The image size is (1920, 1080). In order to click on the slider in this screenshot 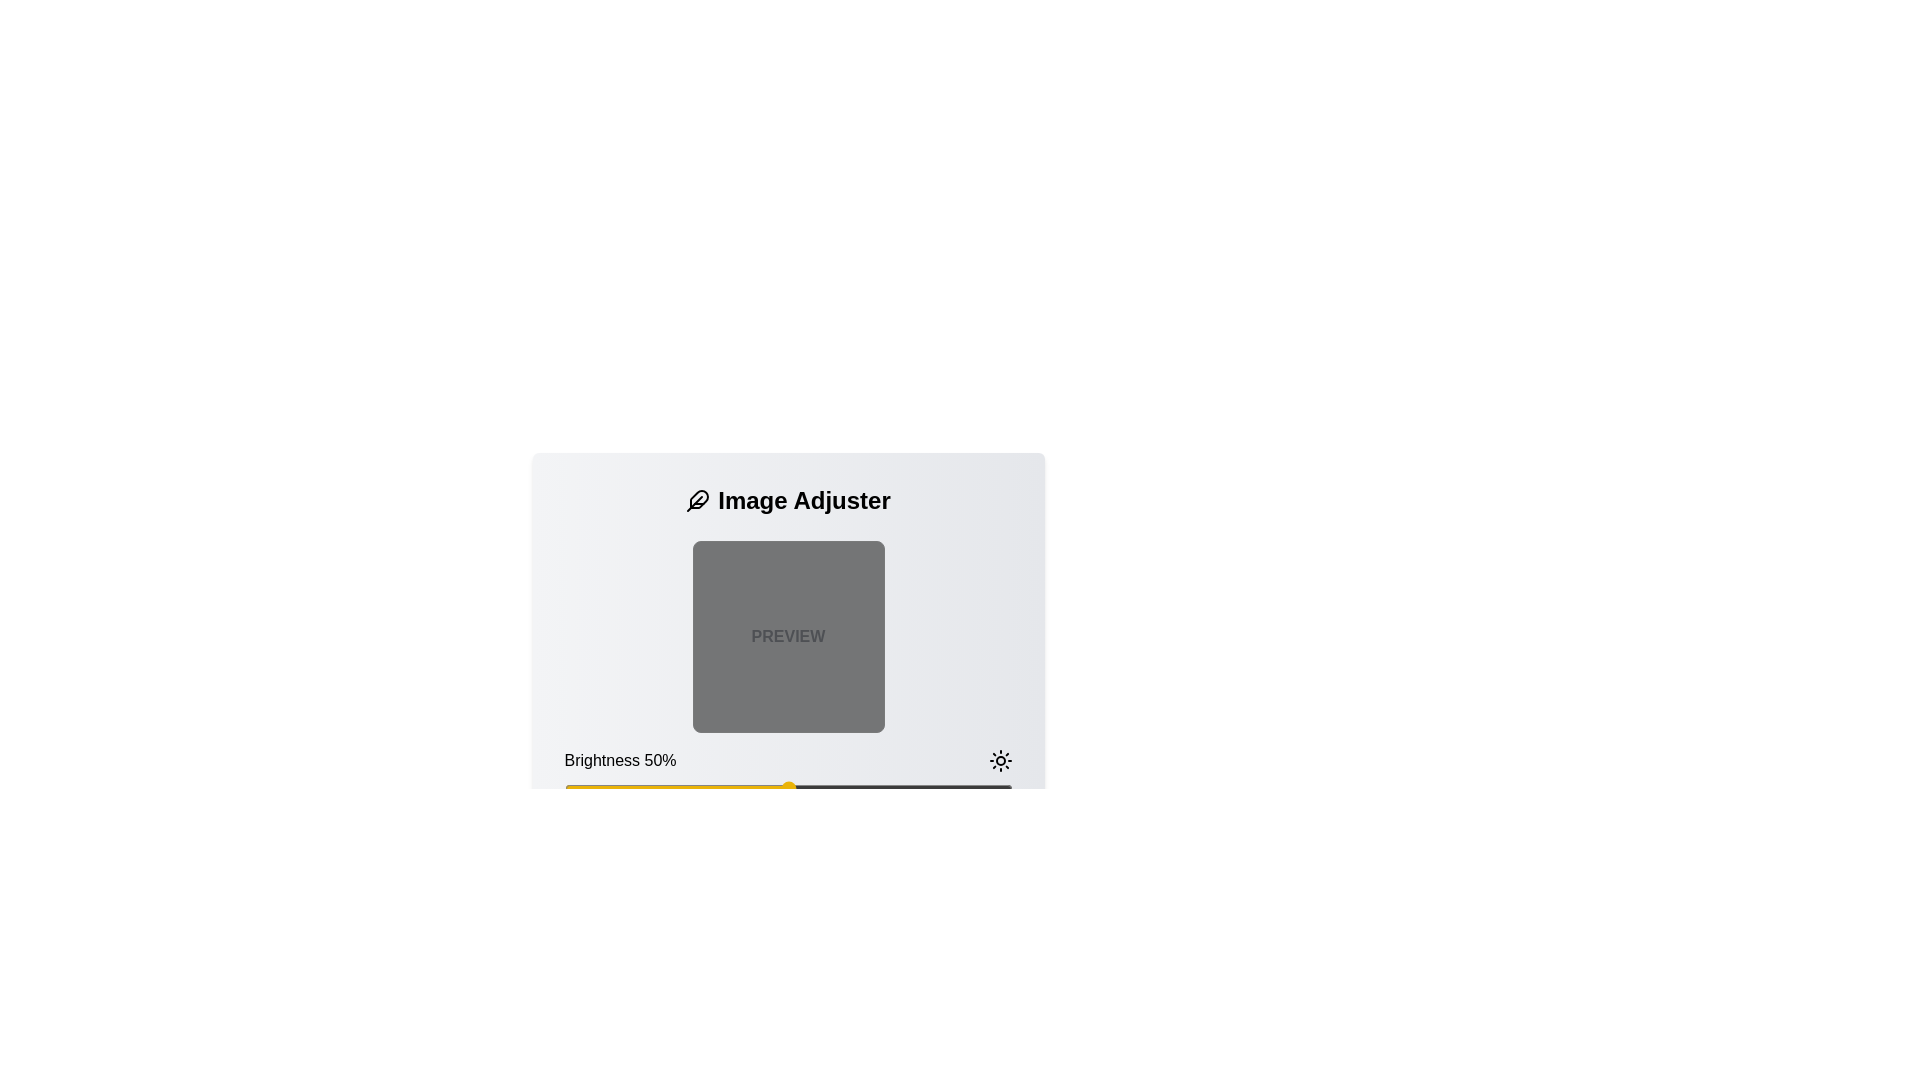, I will do `click(953, 788)`.